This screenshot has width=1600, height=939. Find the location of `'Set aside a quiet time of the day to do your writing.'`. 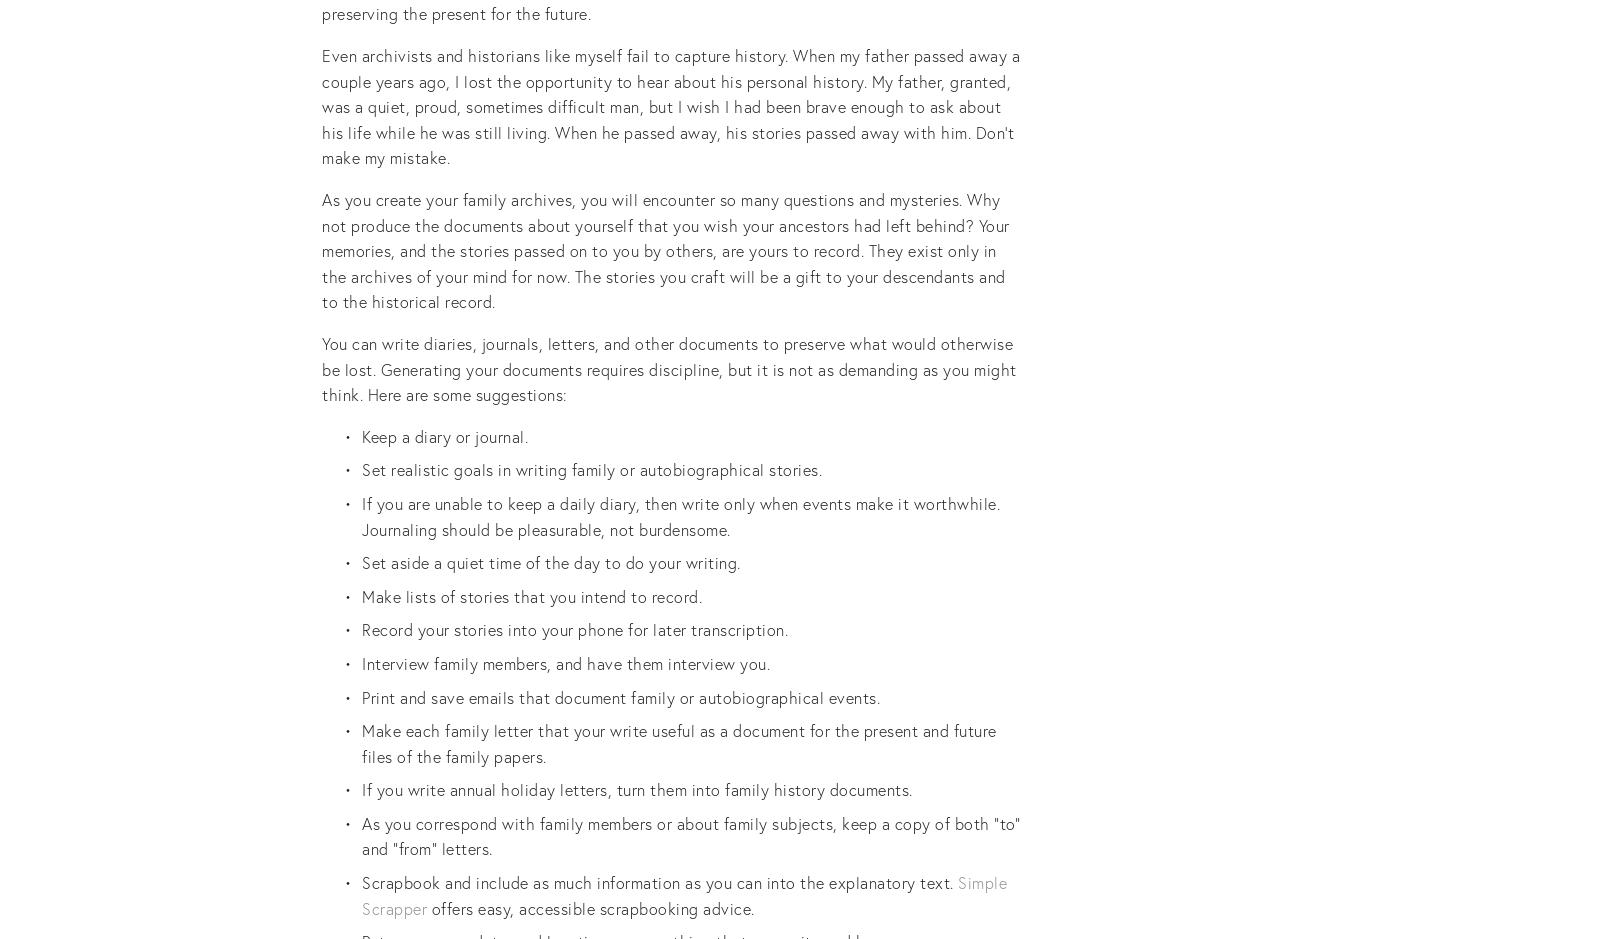

'Set aside a quiet time of the day to do your writing.' is located at coordinates (550, 561).